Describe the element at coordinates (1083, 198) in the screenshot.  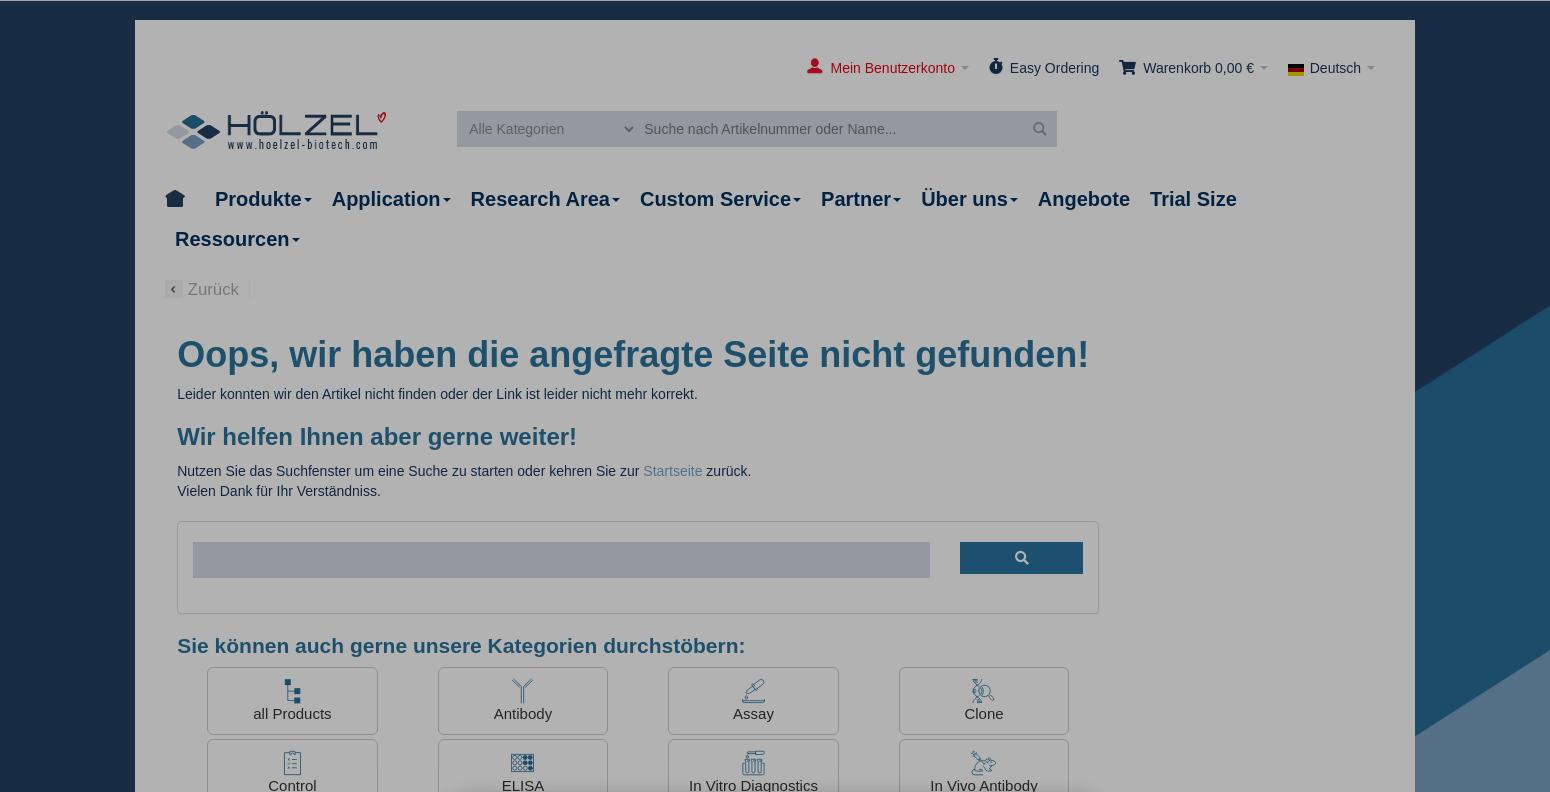
I see `'Angebote'` at that location.